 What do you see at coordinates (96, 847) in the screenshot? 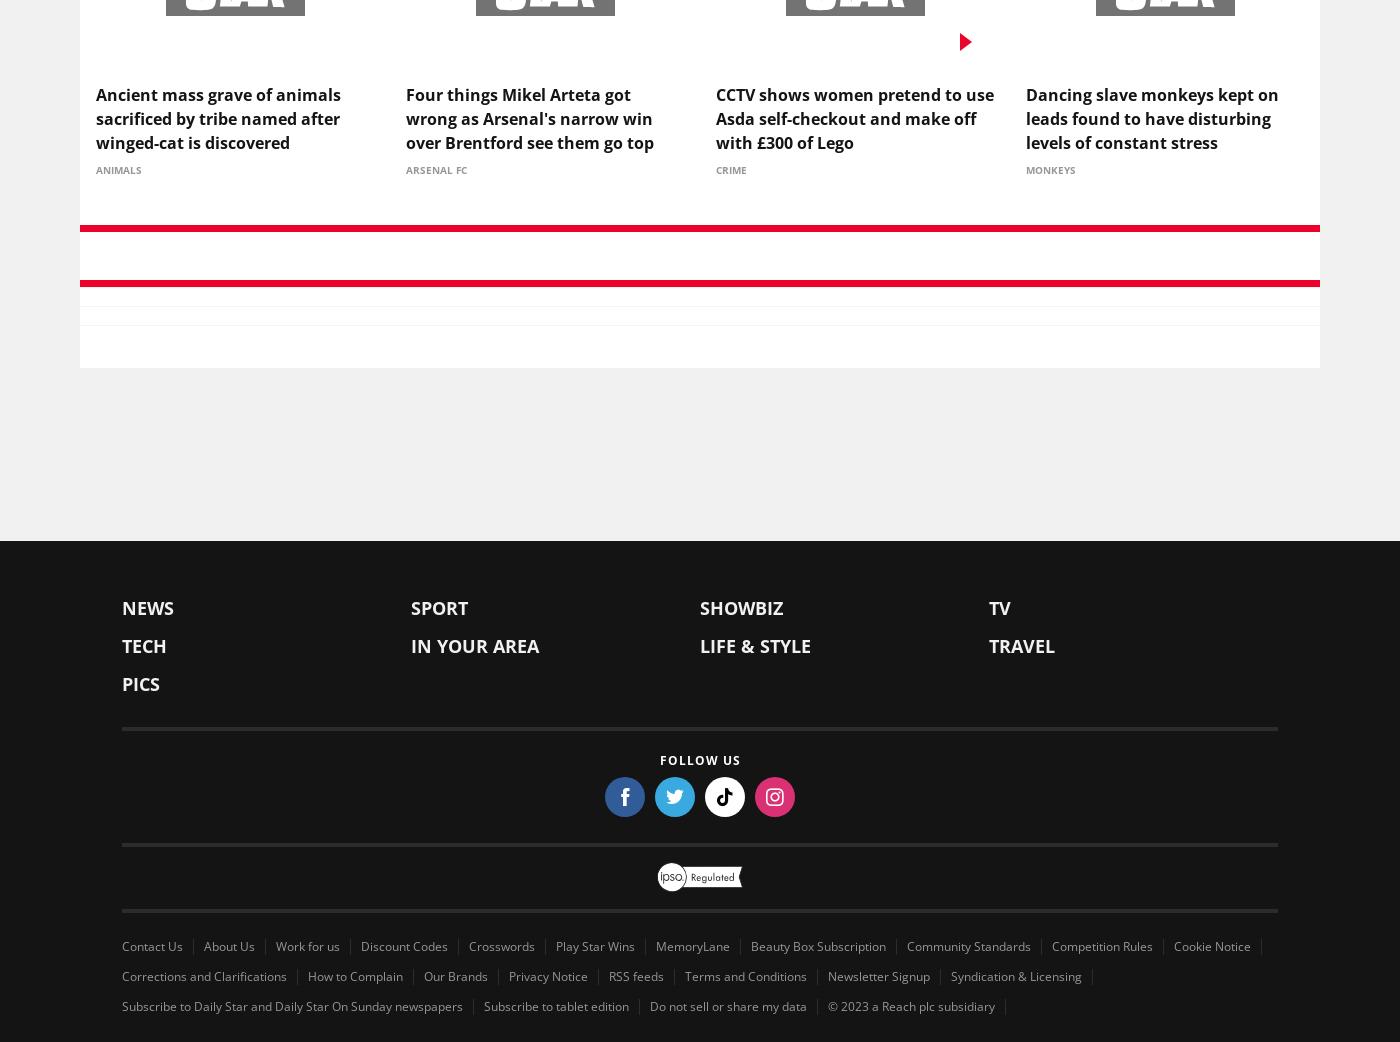
I see `'Sky boxing icon Adam Smith says 'it's great to be alive' at ringside after beating cancer'` at bounding box center [96, 847].